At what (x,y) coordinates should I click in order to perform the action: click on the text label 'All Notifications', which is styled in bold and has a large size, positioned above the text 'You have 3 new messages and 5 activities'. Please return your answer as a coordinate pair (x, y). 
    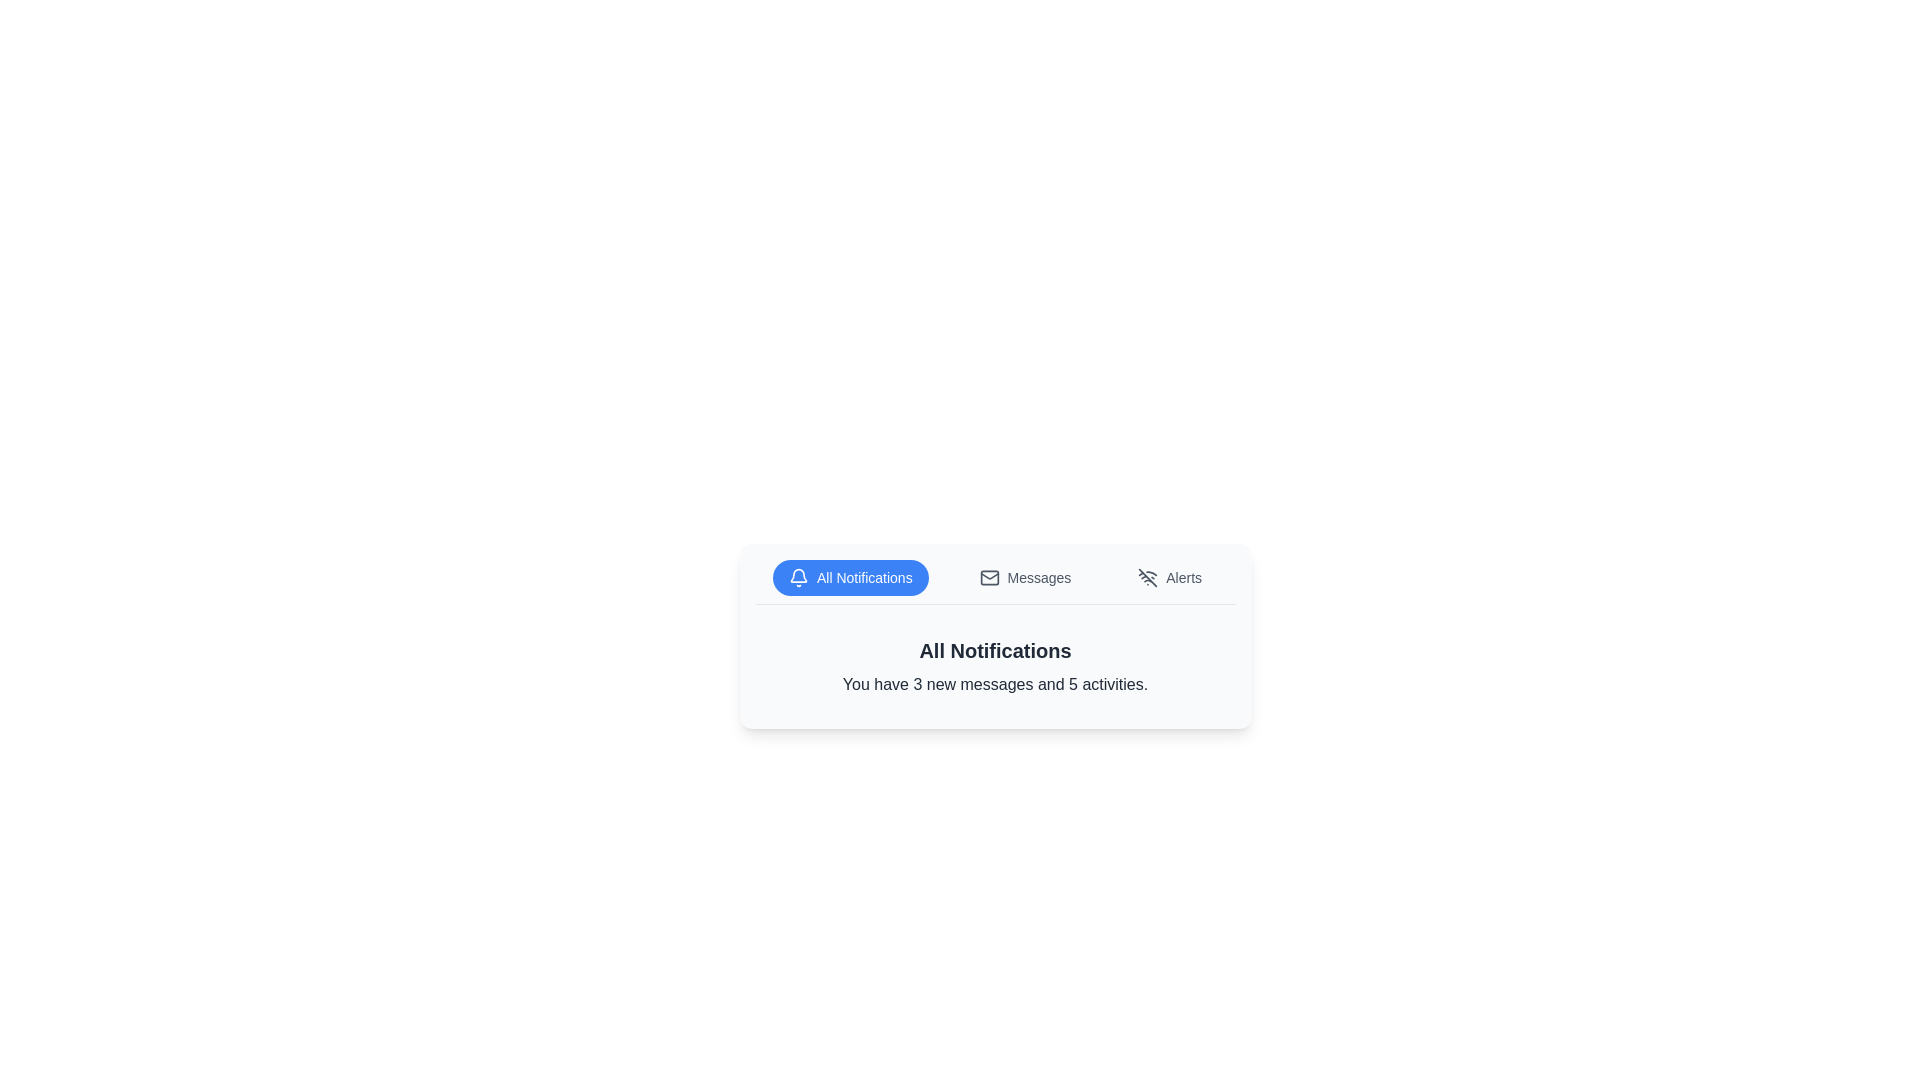
    Looking at the image, I should click on (995, 651).